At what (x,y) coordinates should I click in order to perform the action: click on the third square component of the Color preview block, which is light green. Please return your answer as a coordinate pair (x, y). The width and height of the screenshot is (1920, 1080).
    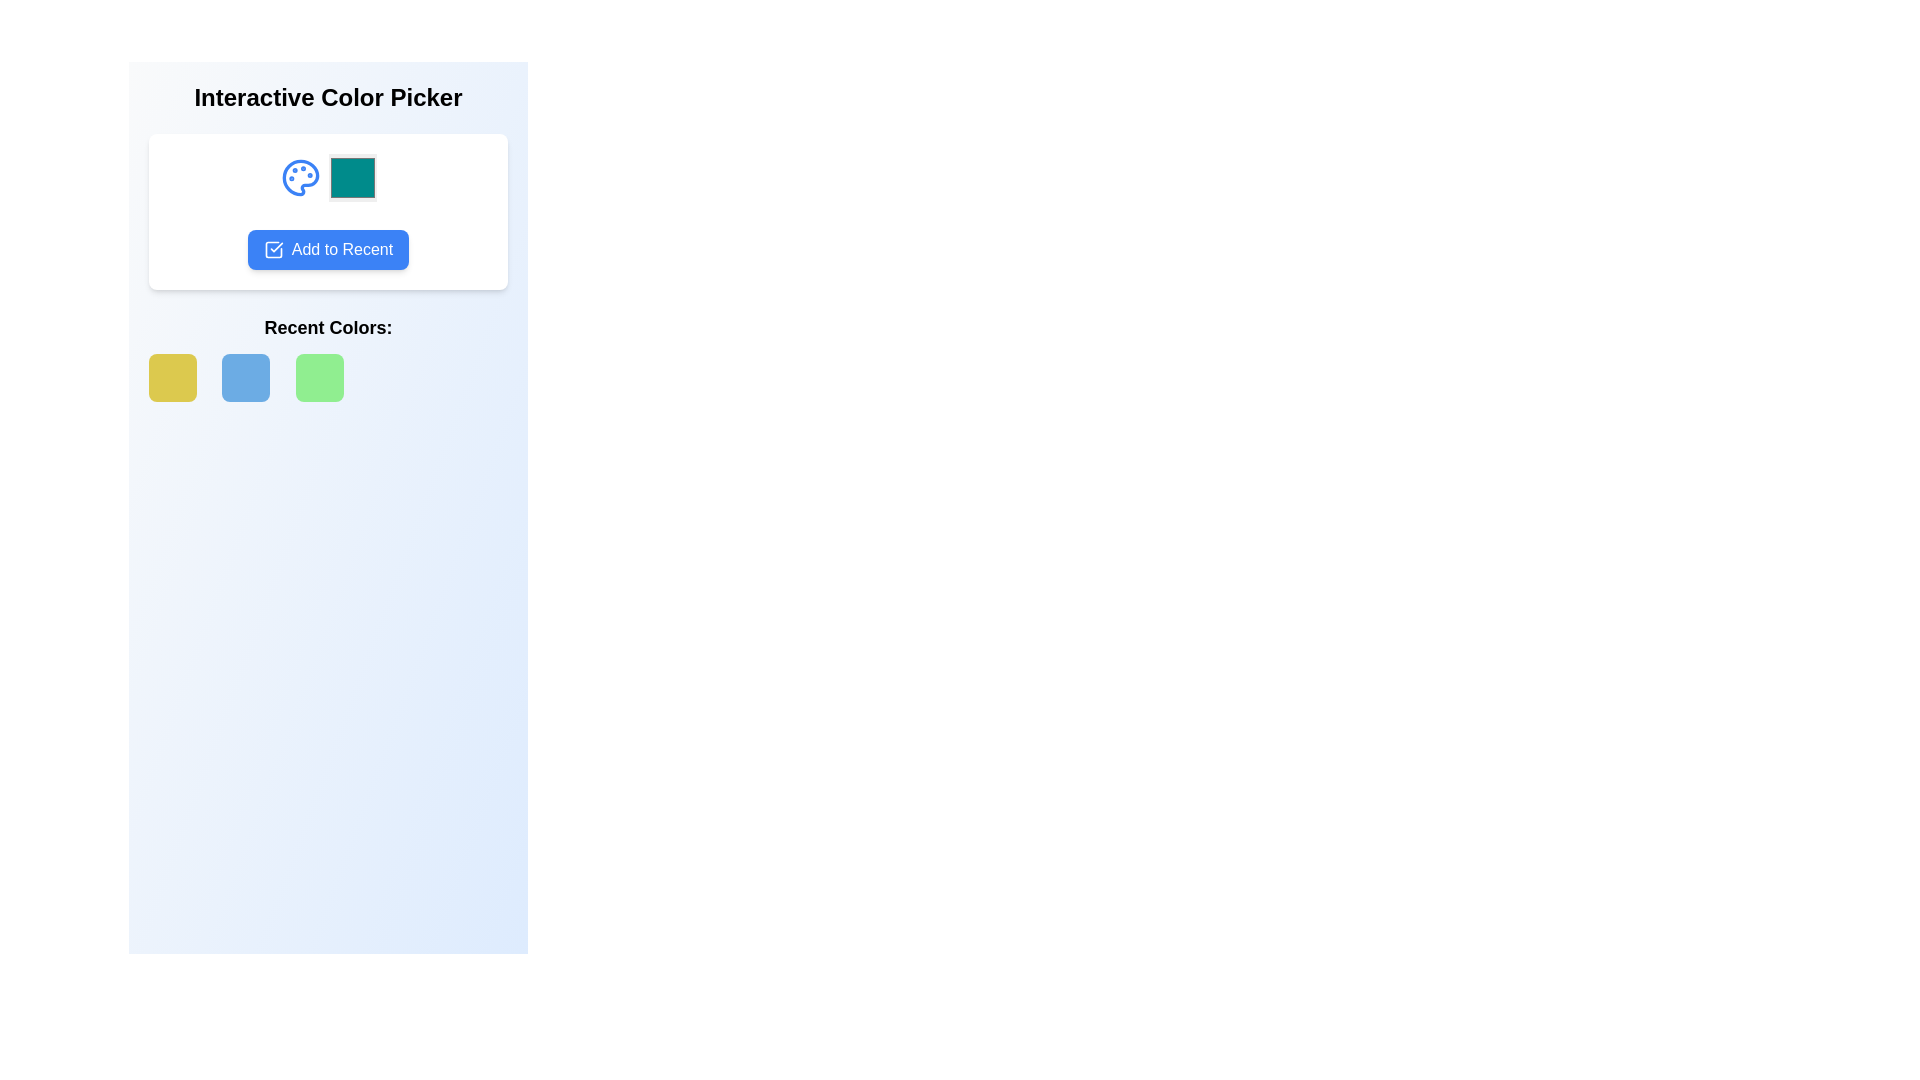
    Looking at the image, I should click on (328, 378).